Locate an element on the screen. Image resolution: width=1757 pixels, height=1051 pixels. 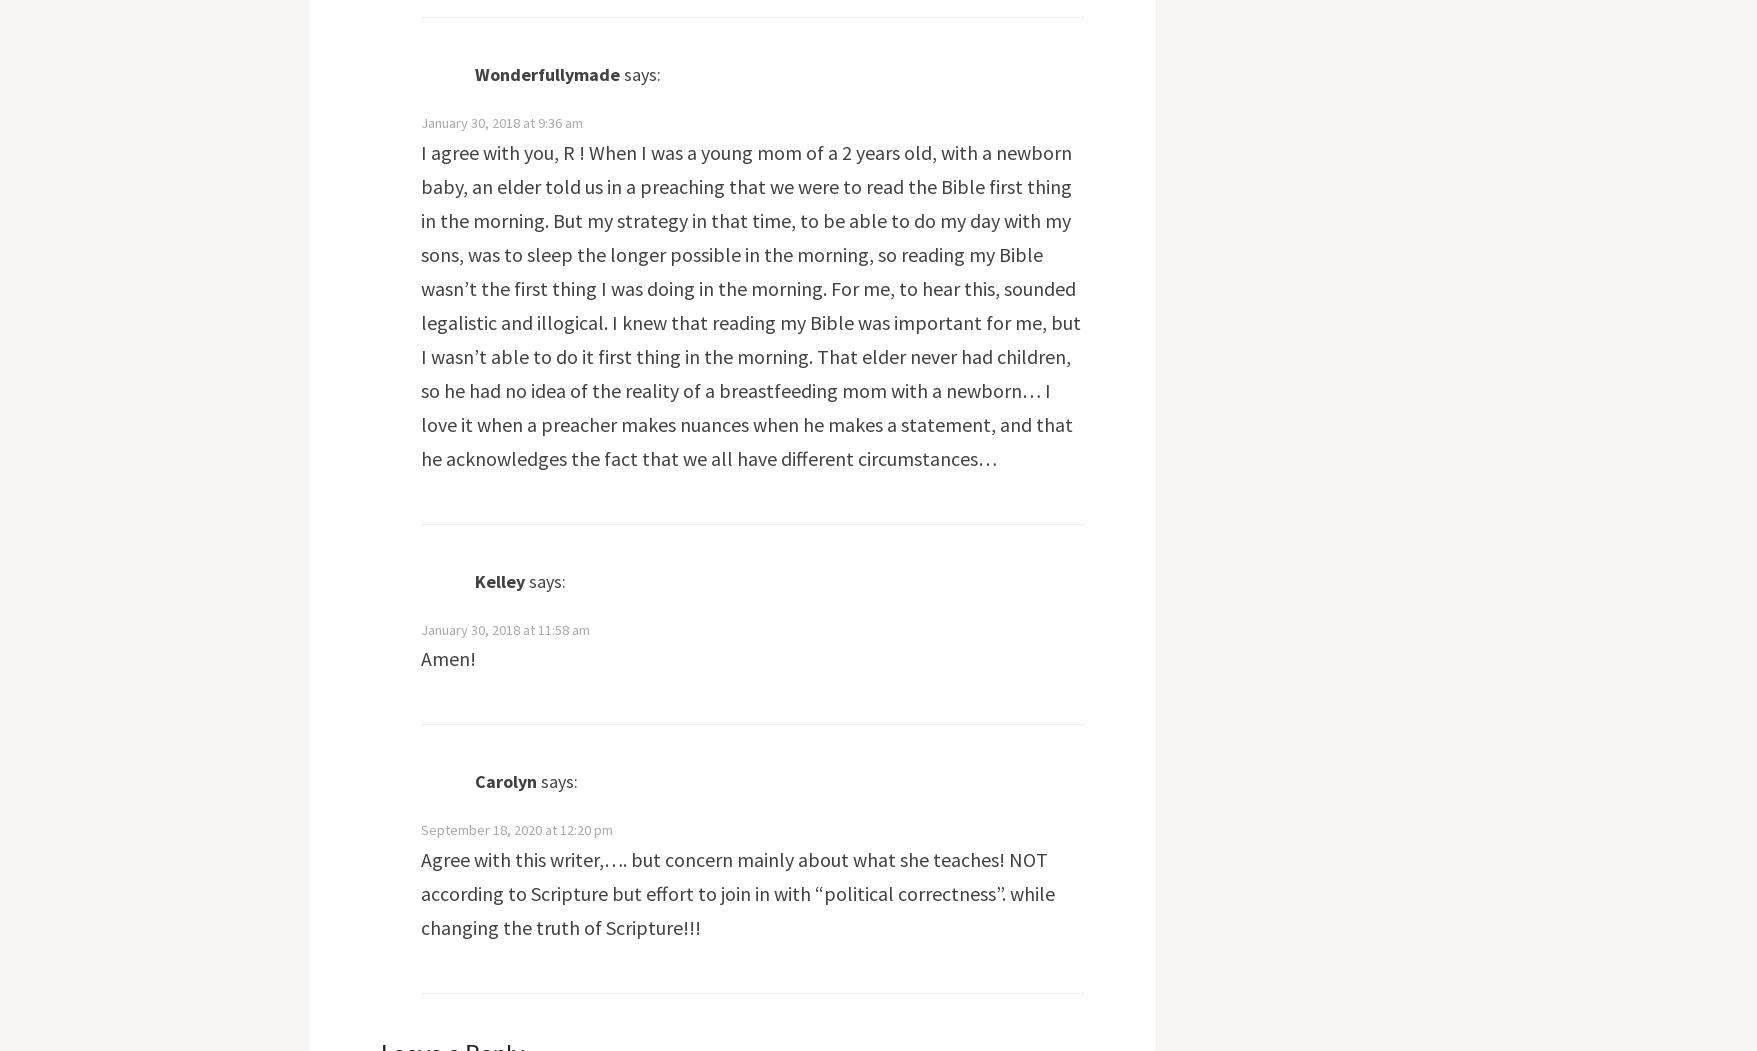
'Kelley' is located at coordinates (497, 581).